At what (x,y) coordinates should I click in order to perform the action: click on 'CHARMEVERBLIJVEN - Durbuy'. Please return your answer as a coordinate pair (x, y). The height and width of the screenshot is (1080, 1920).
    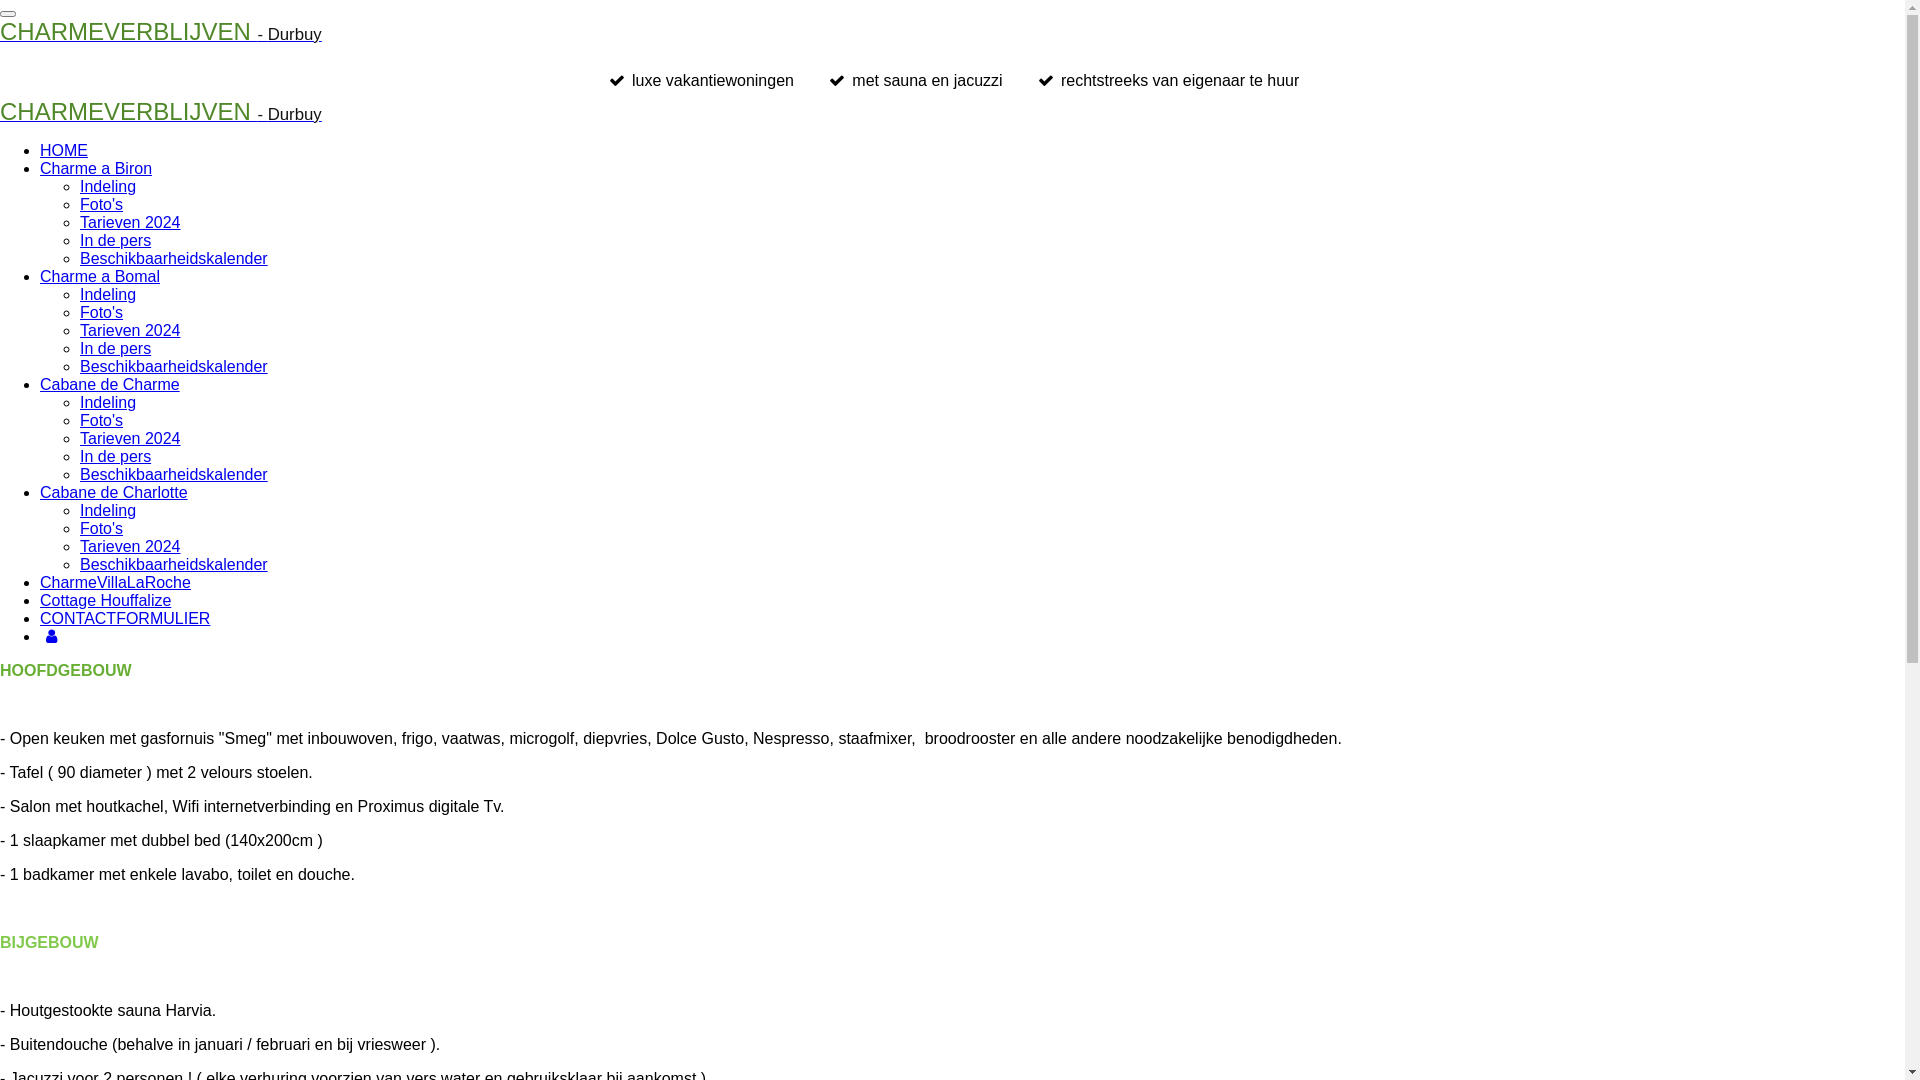
    Looking at the image, I should click on (161, 114).